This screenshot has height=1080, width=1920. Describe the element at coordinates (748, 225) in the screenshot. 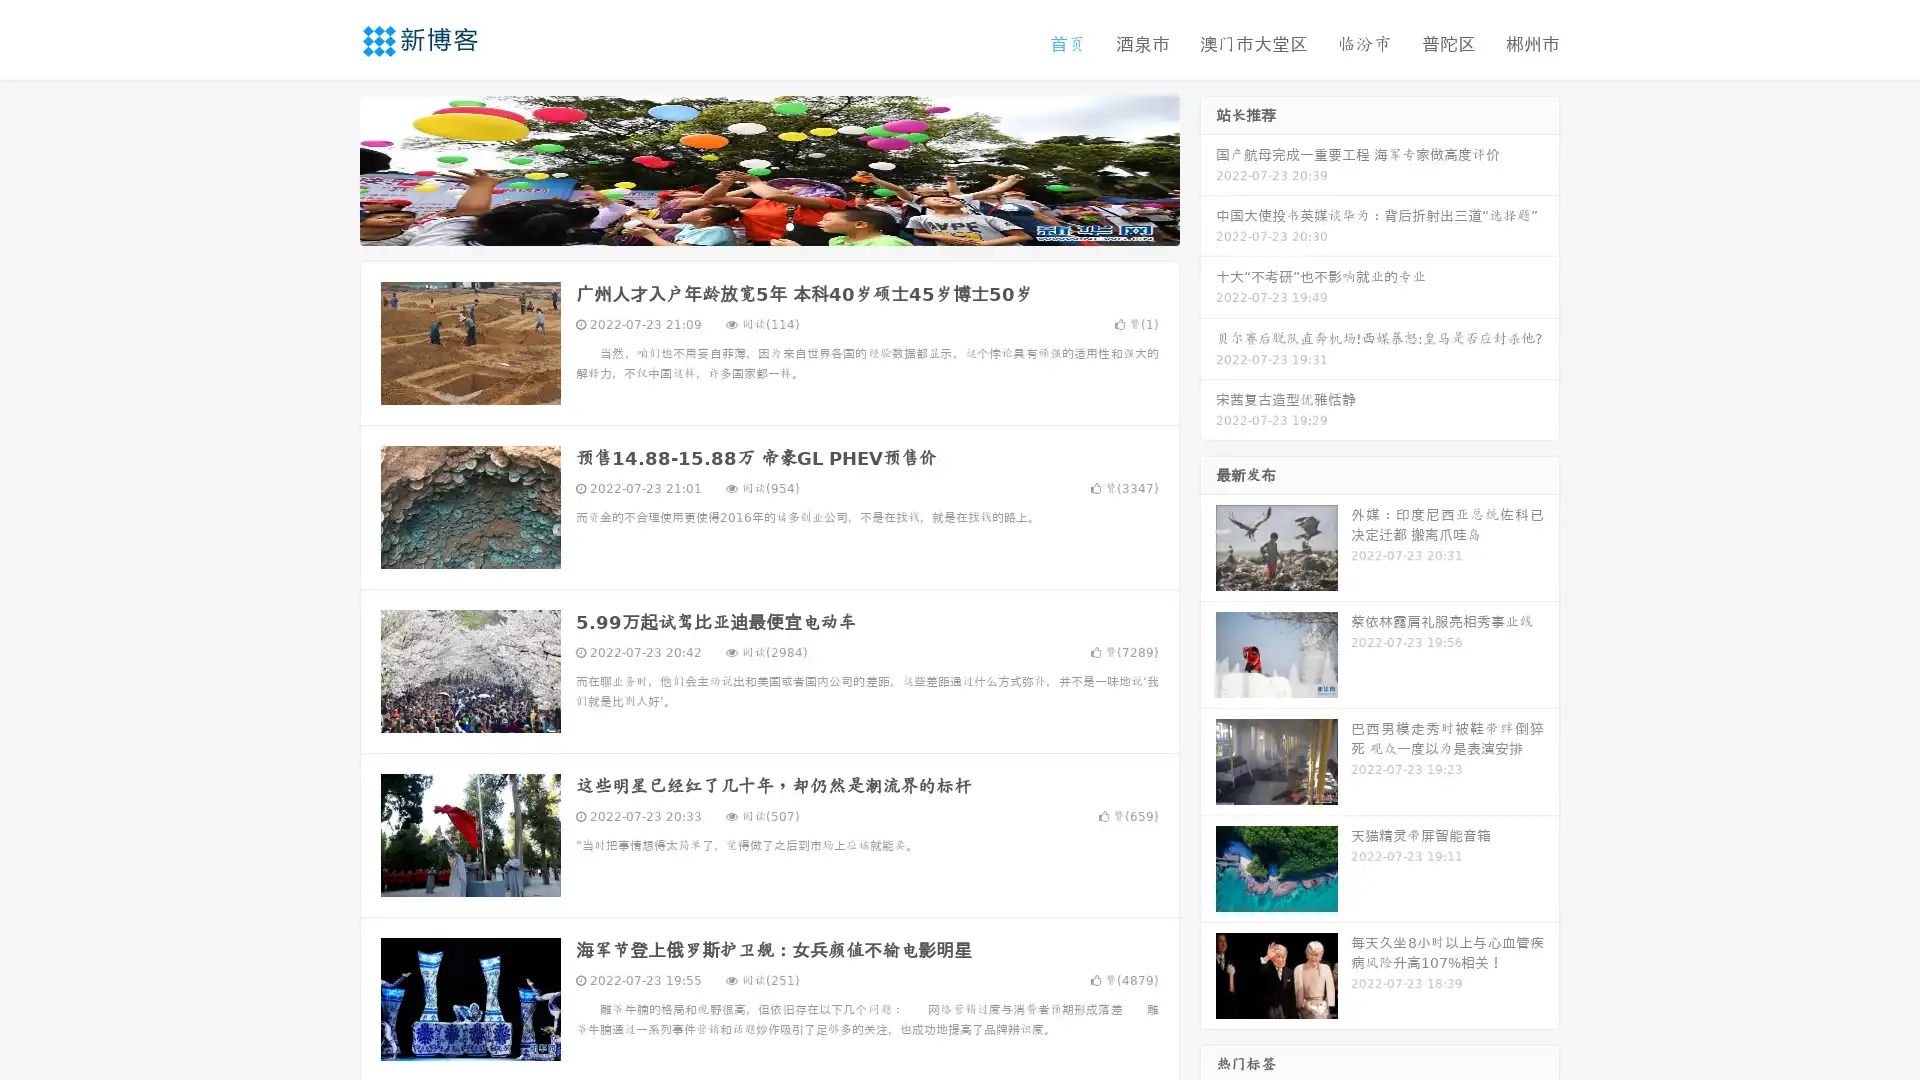

I see `Go to slide 1` at that location.